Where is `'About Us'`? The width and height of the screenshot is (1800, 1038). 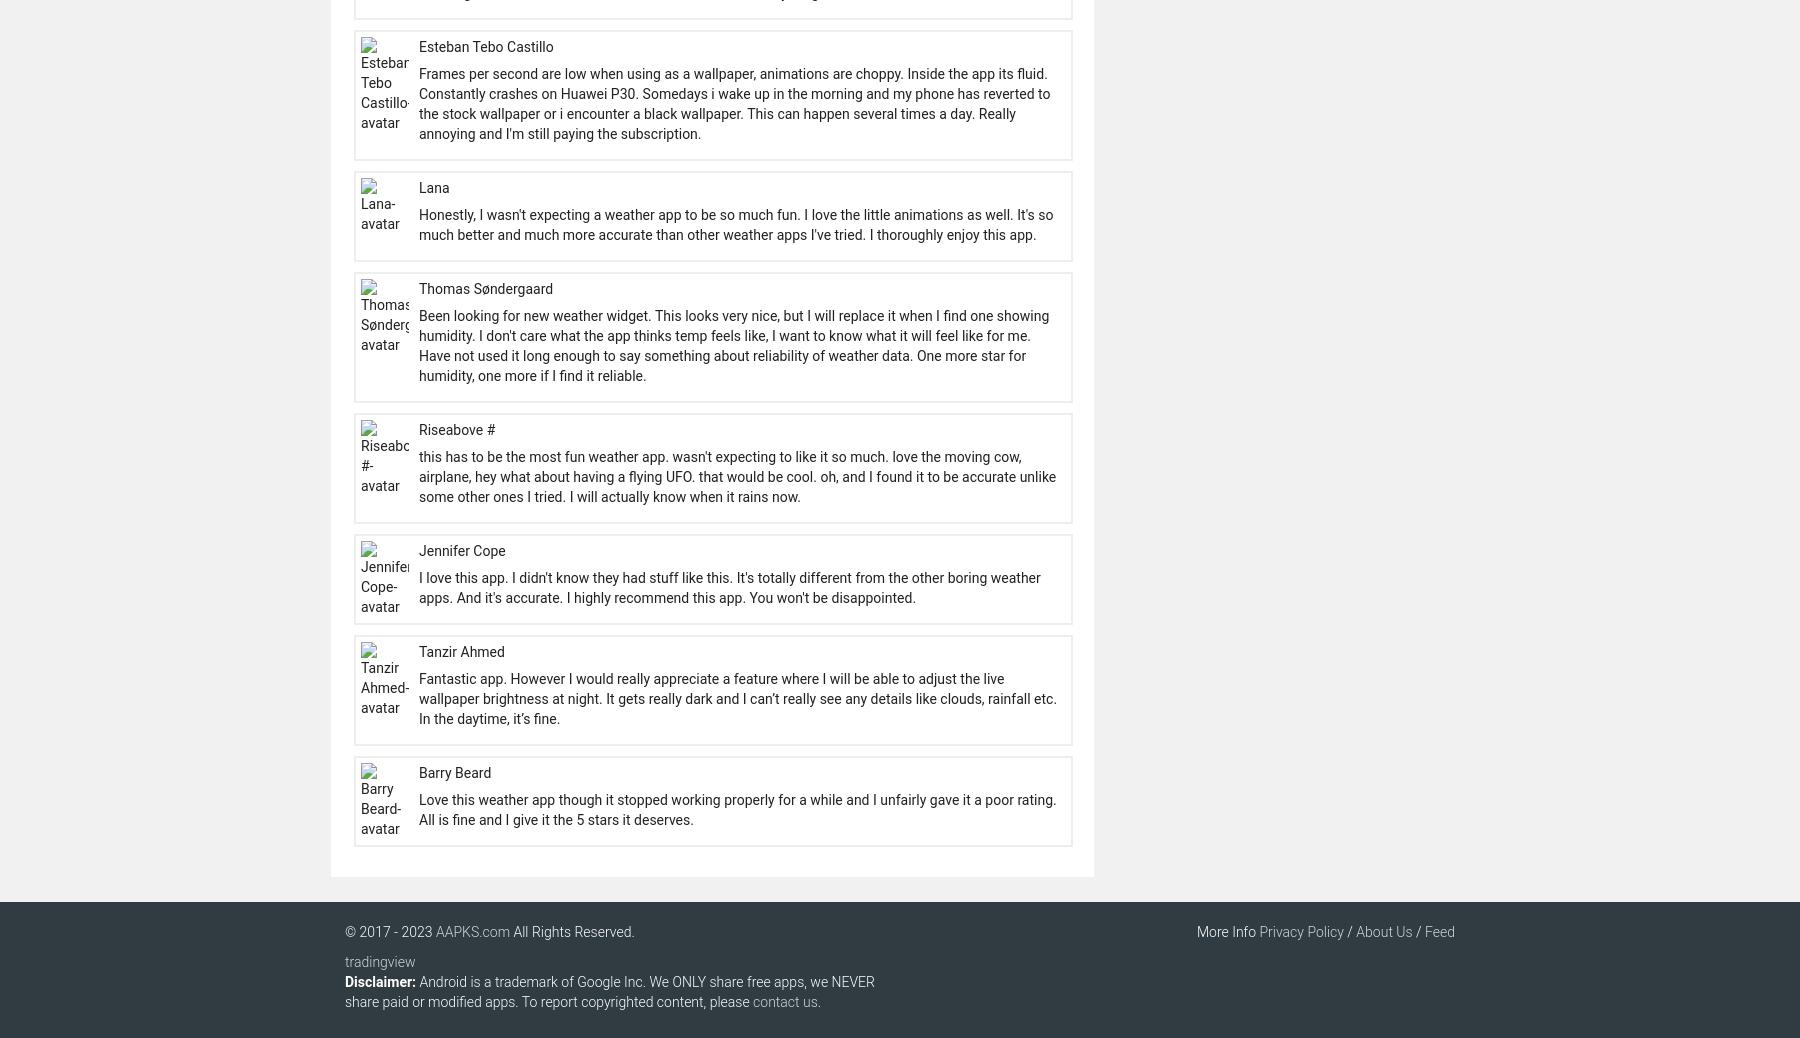
'About Us' is located at coordinates (1383, 932).